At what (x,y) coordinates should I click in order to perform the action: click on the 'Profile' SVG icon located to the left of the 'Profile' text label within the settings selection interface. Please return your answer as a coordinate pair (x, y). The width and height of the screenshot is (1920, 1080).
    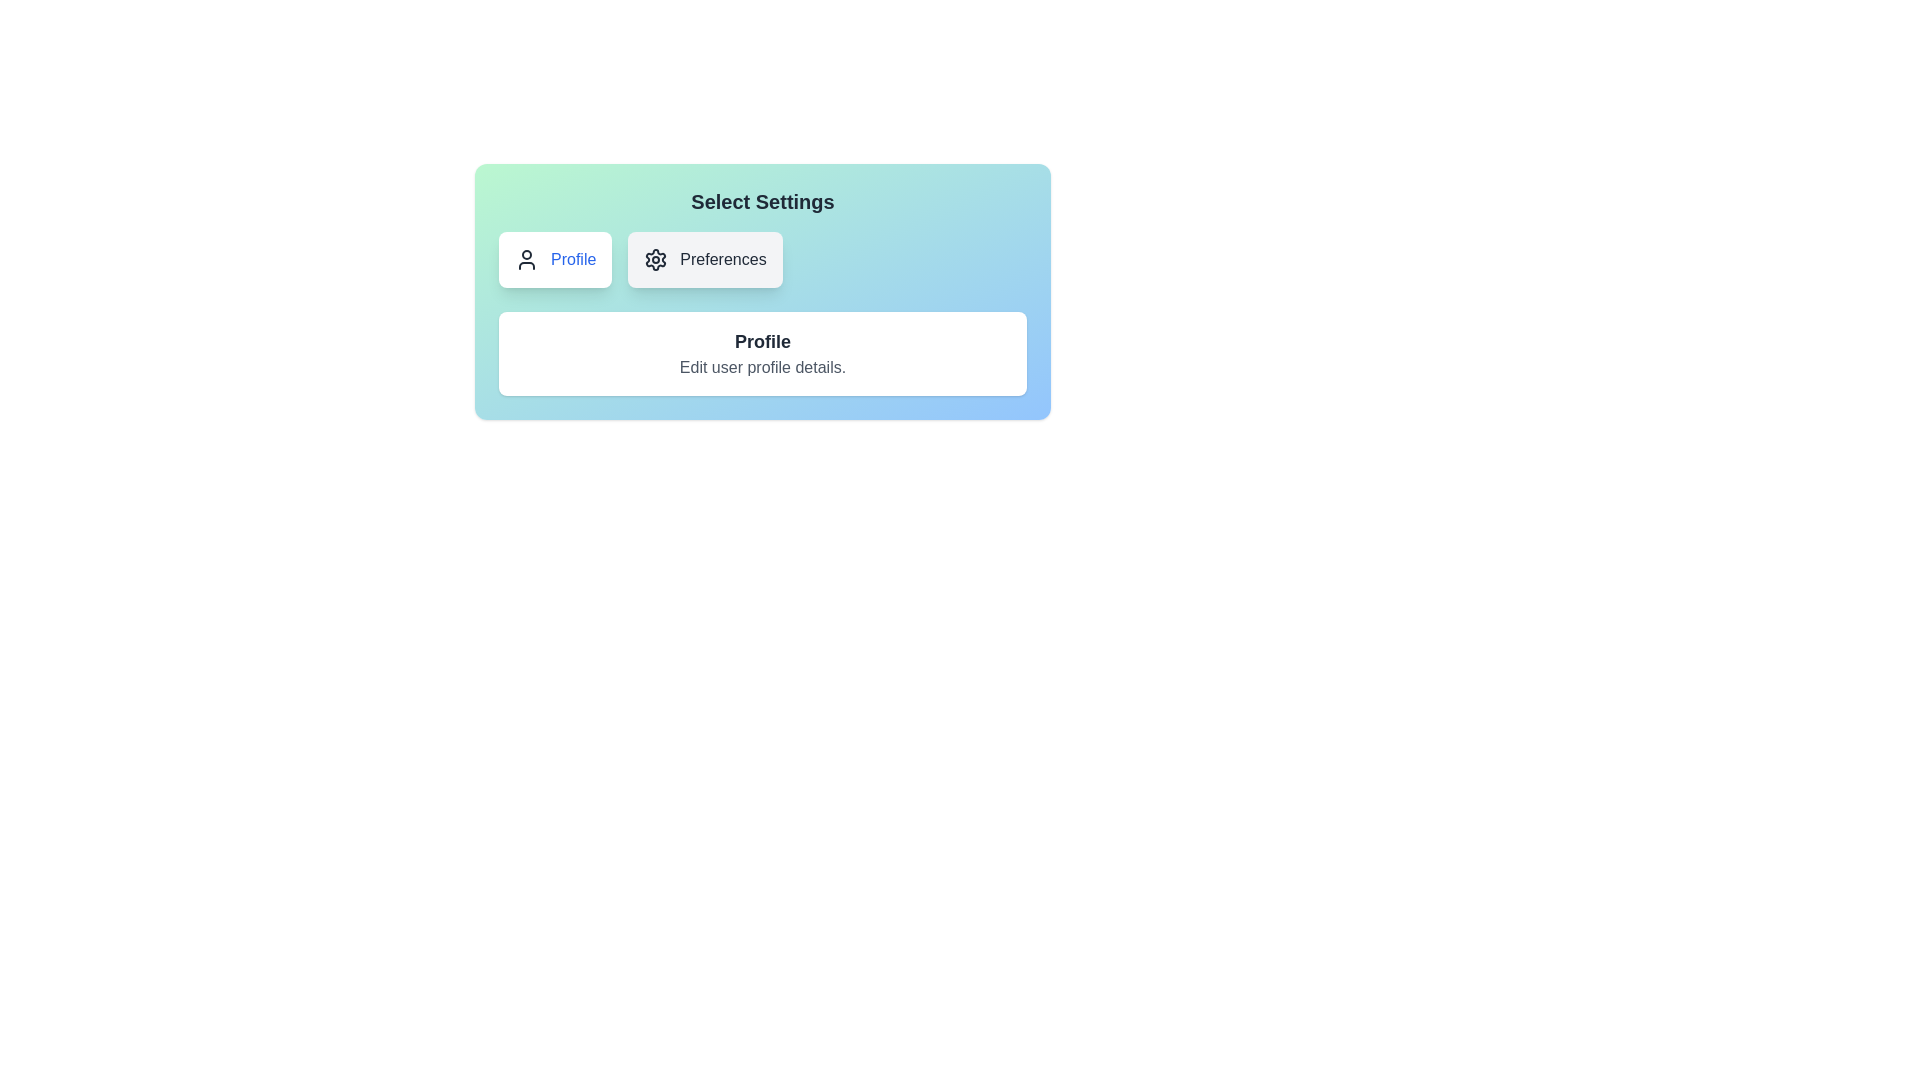
    Looking at the image, I should click on (527, 258).